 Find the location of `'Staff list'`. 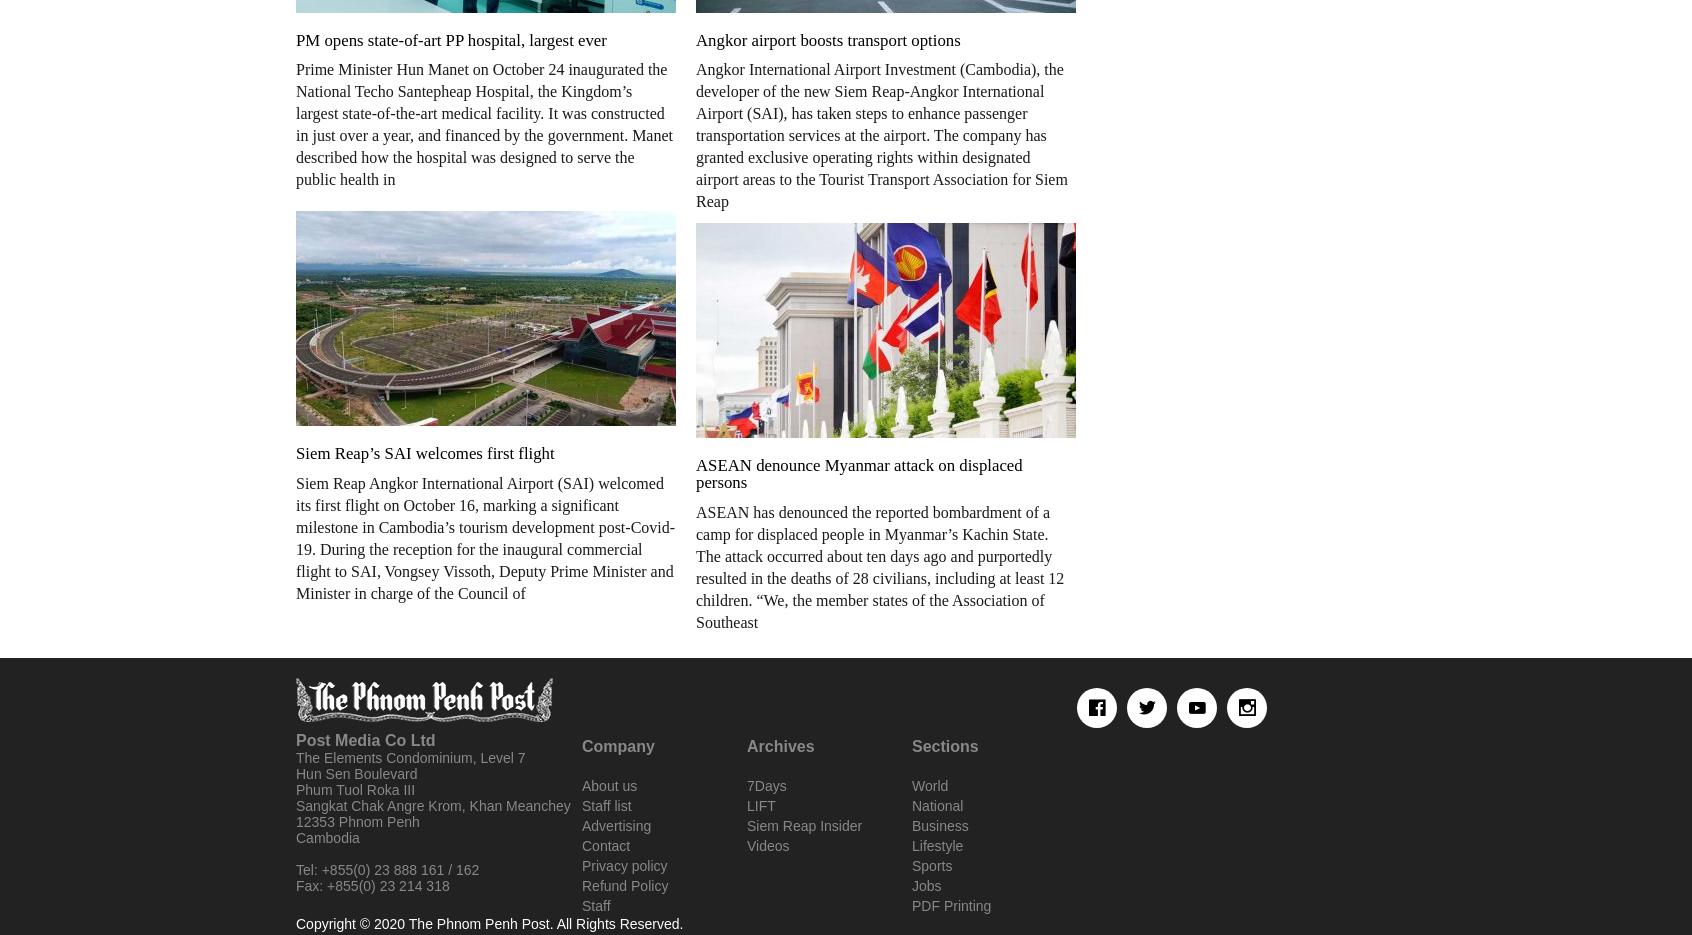

'Staff list' is located at coordinates (581, 804).